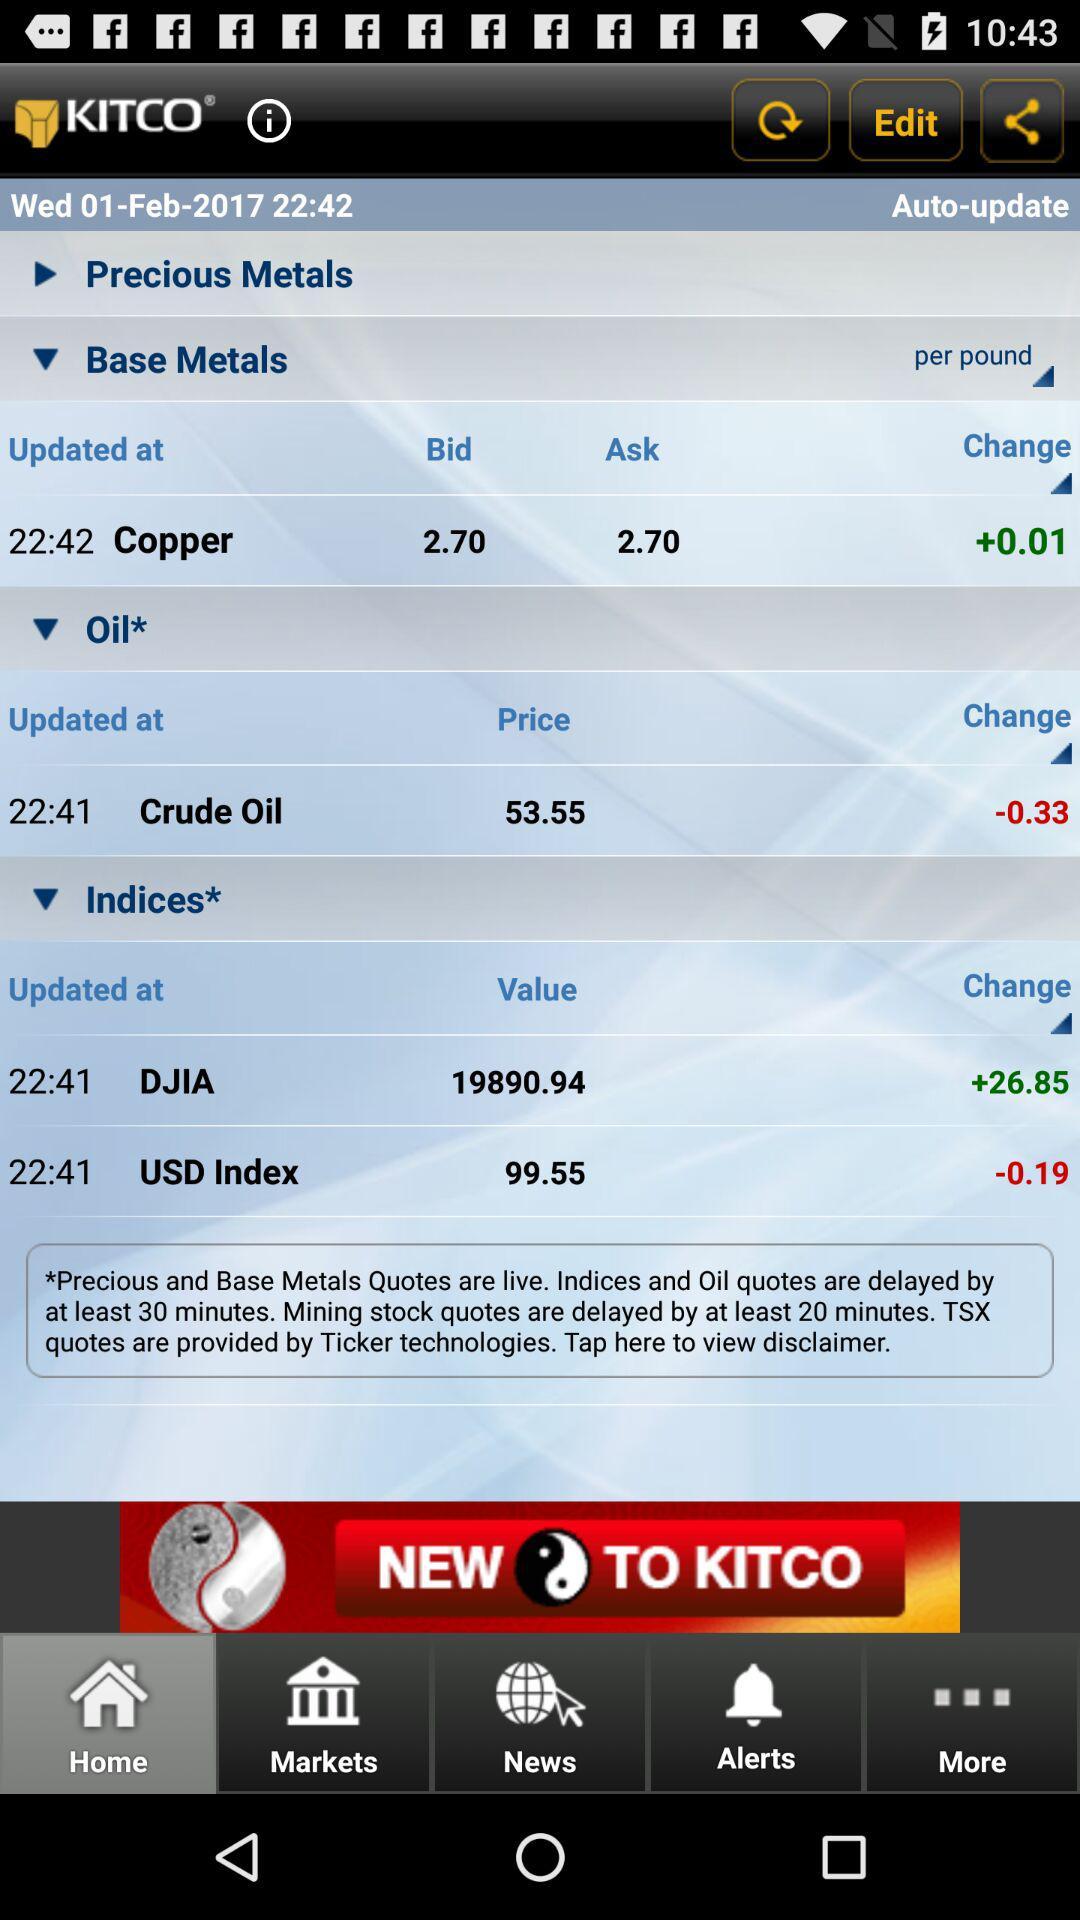  What do you see at coordinates (268, 119) in the screenshot?
I see `help button` at bounding box center [268, 119].